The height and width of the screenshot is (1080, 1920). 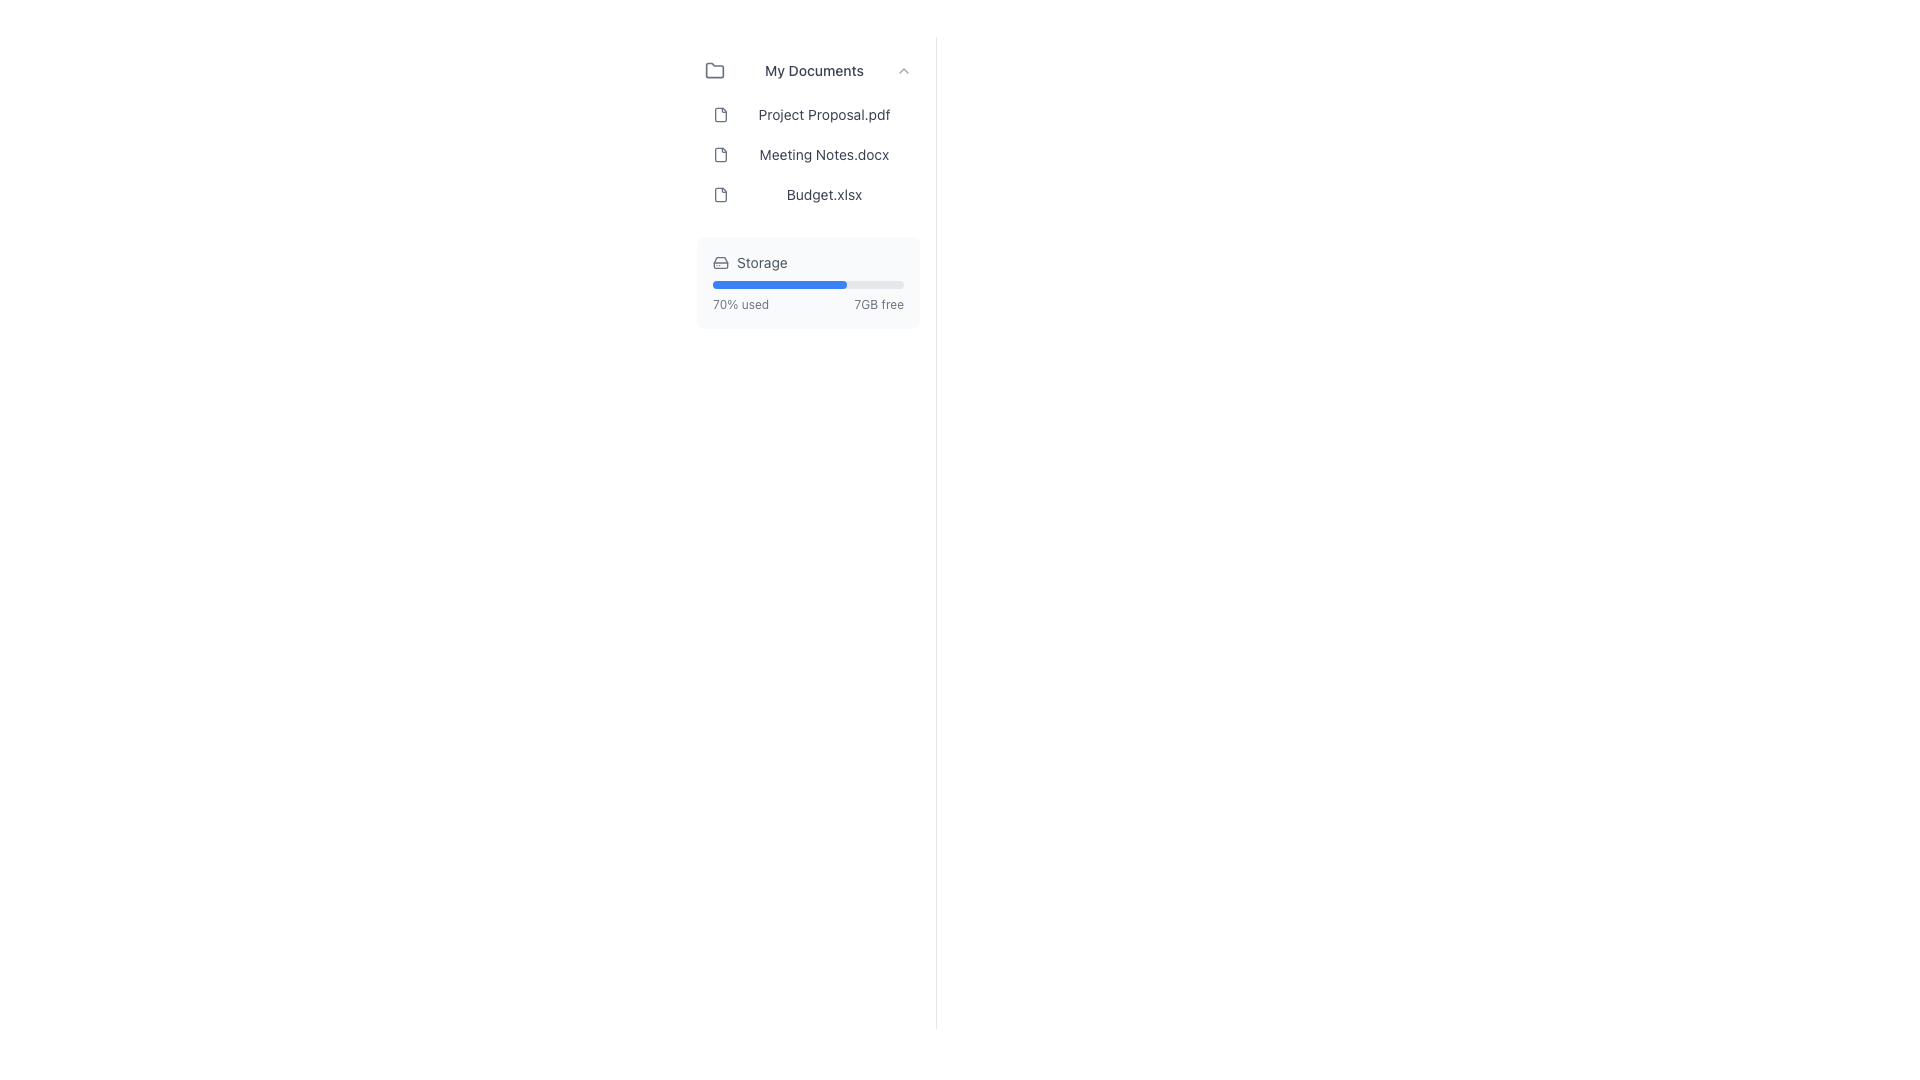 I want to click on the gray folder icon located near the 'My Documents' label, so click(x=715, y=68).